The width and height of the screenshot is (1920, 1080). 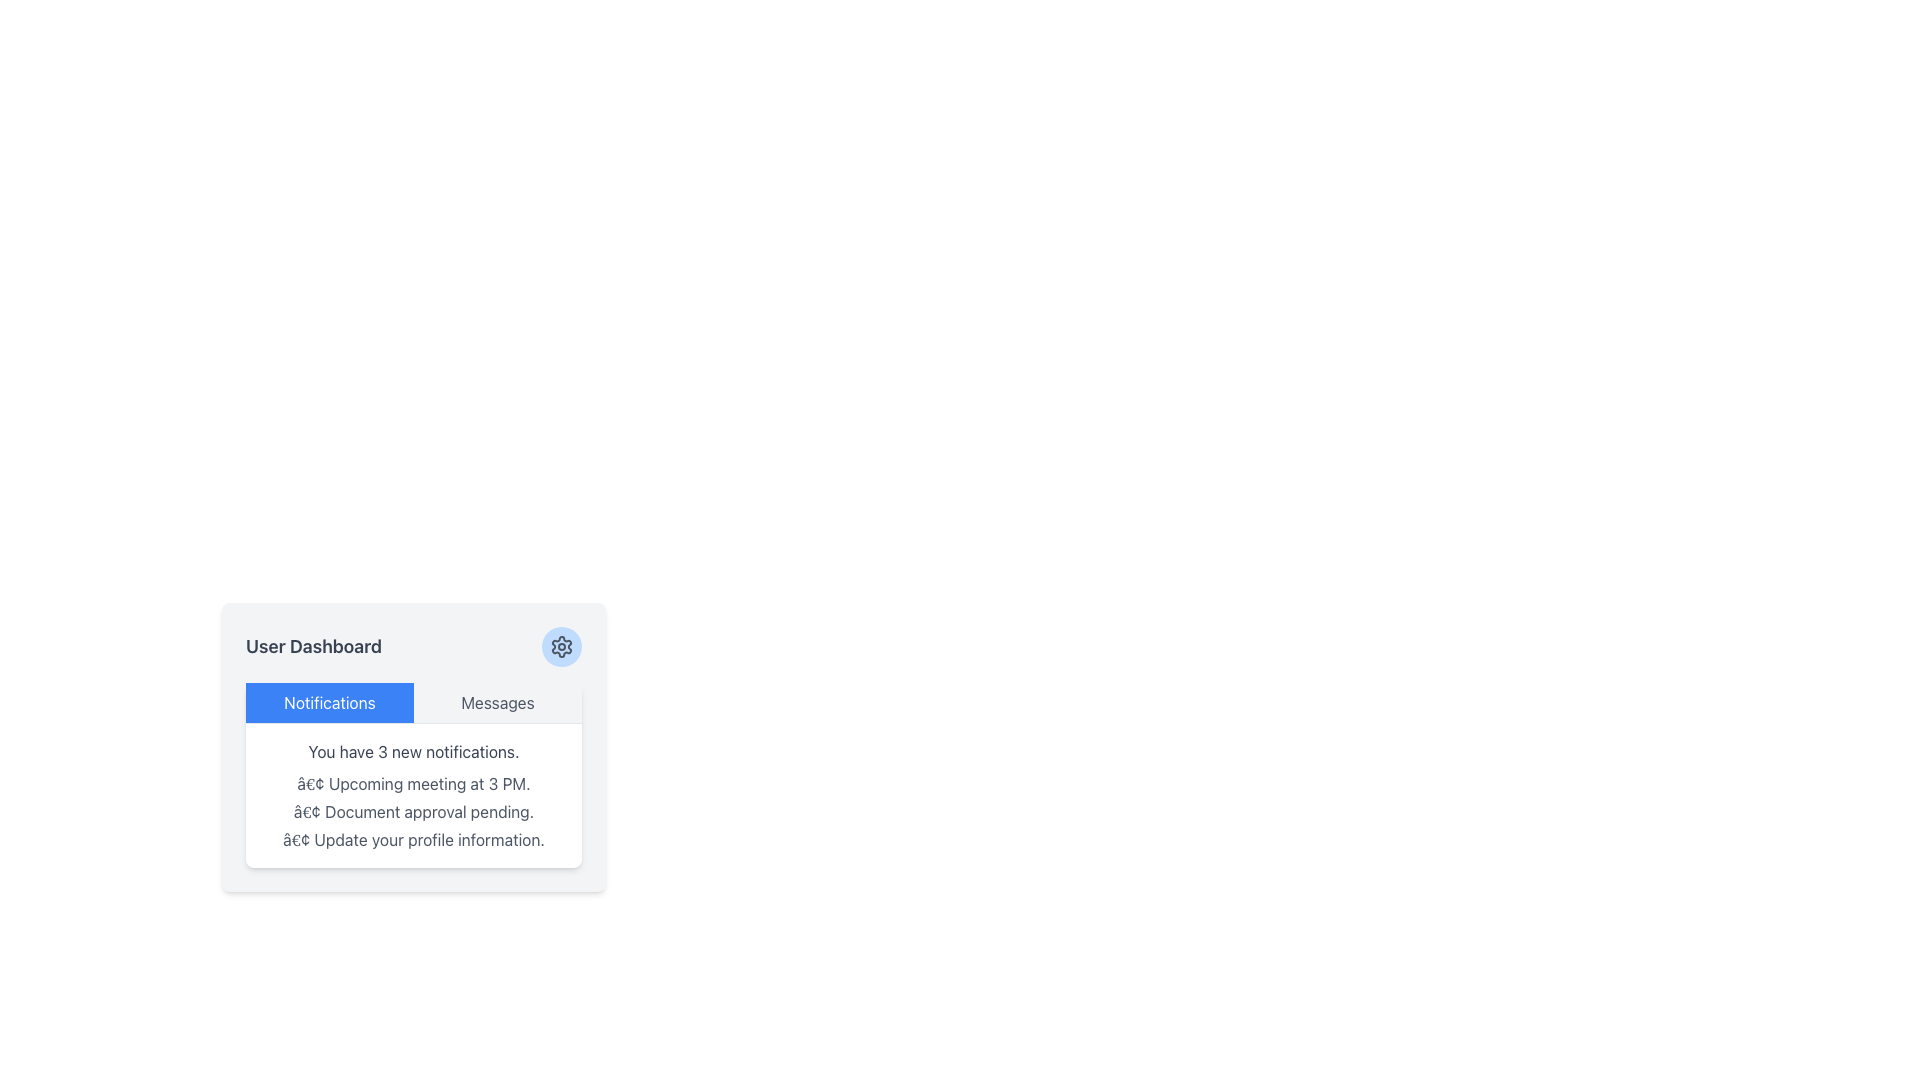 What do you see at coordinates (412, 812) in the screenshot?
I see `the notification text element located in the Notifications panel` at bounding box center [412, 812].